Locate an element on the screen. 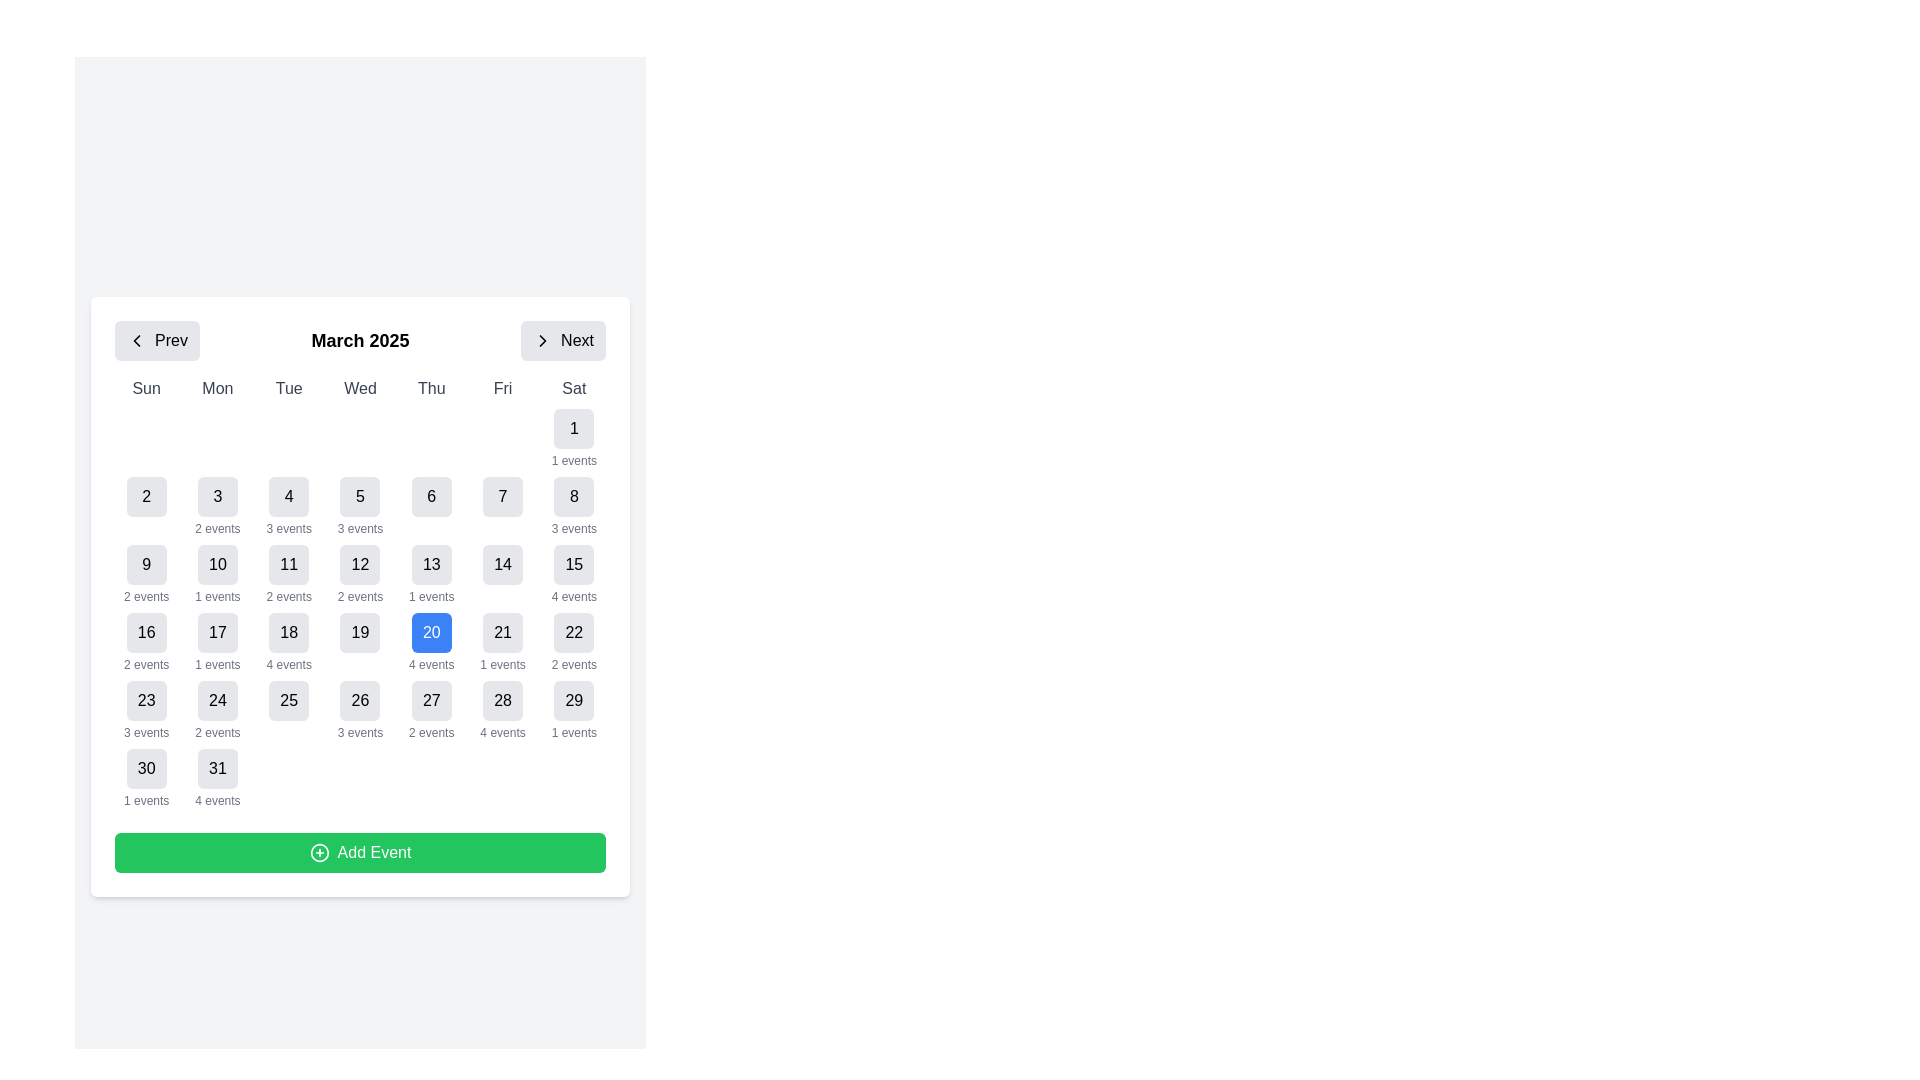 The image size is (1920, 1080). the calendar date button for March 5th, 2025, to enable keyboard navigation is located at coordinates (360, 496).